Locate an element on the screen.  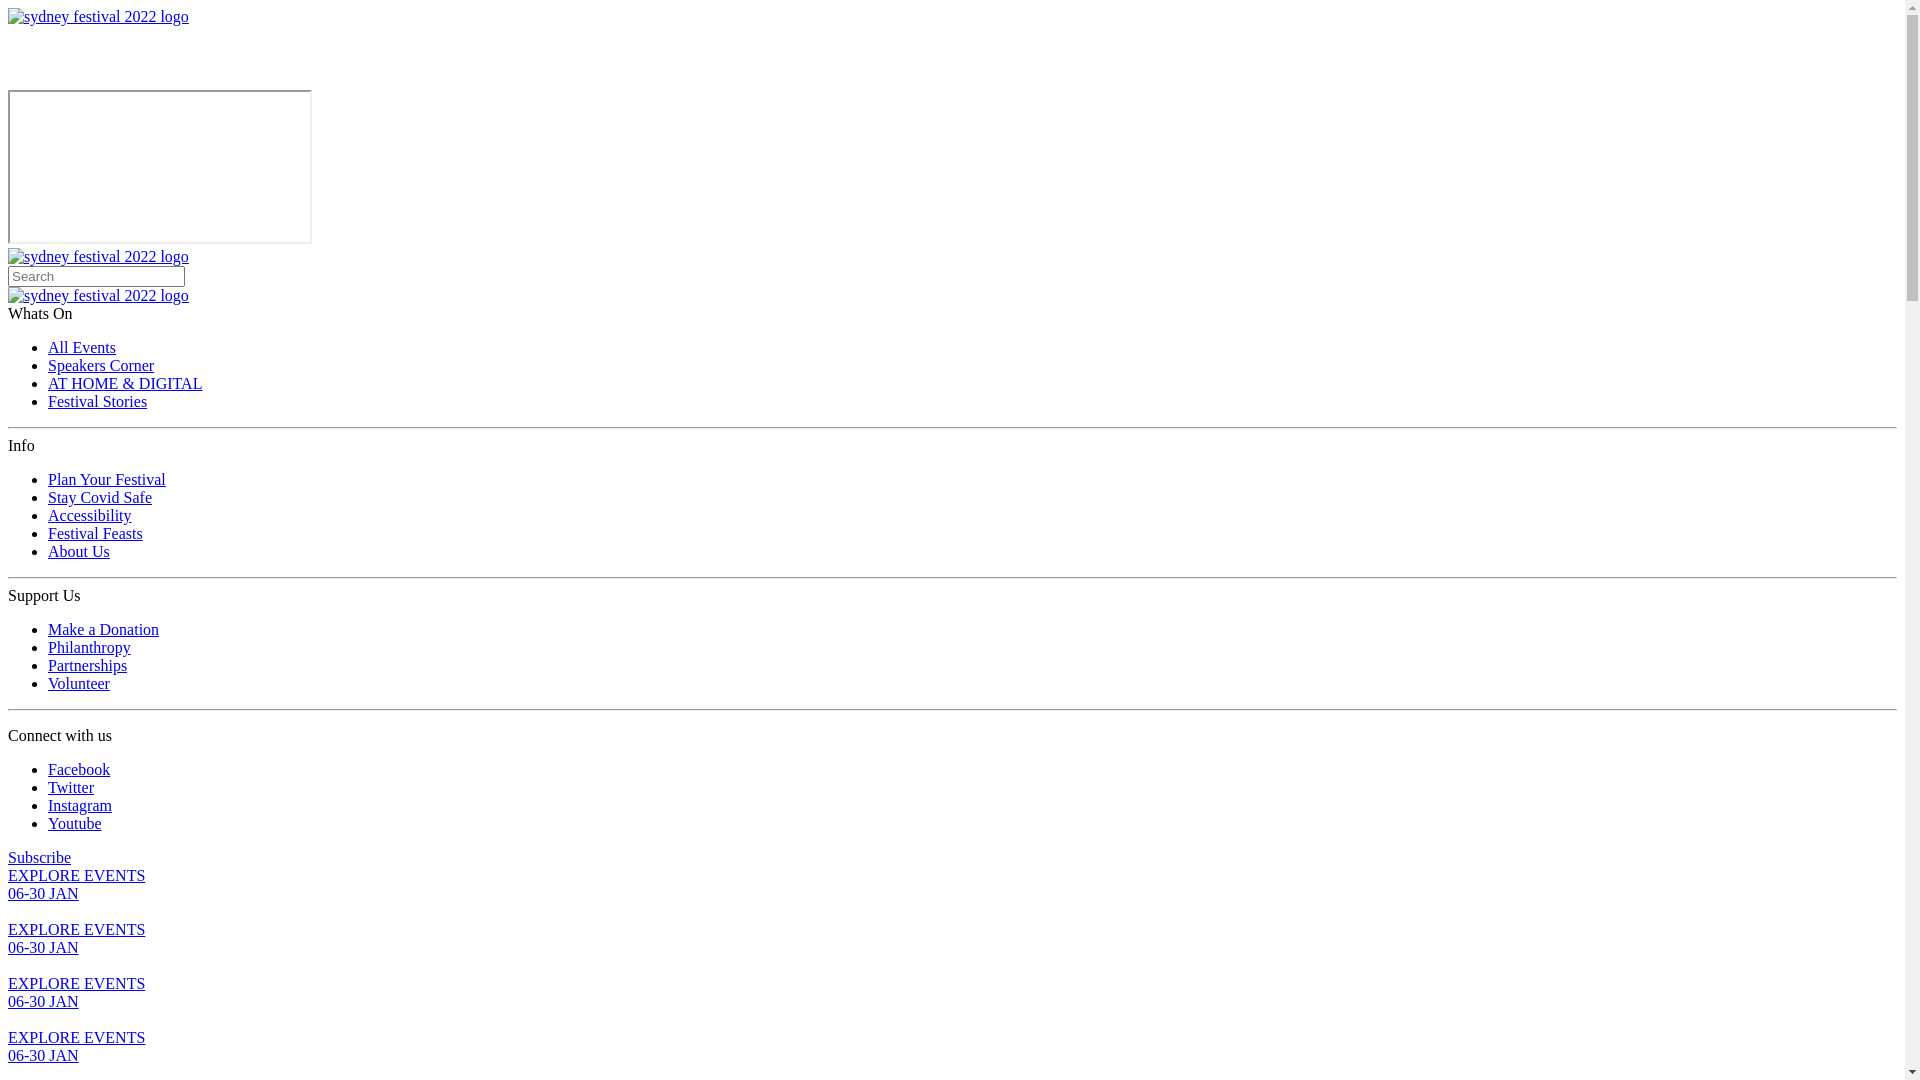
'AT HOME & DIGITAL' is located at coordinates (48, 383).